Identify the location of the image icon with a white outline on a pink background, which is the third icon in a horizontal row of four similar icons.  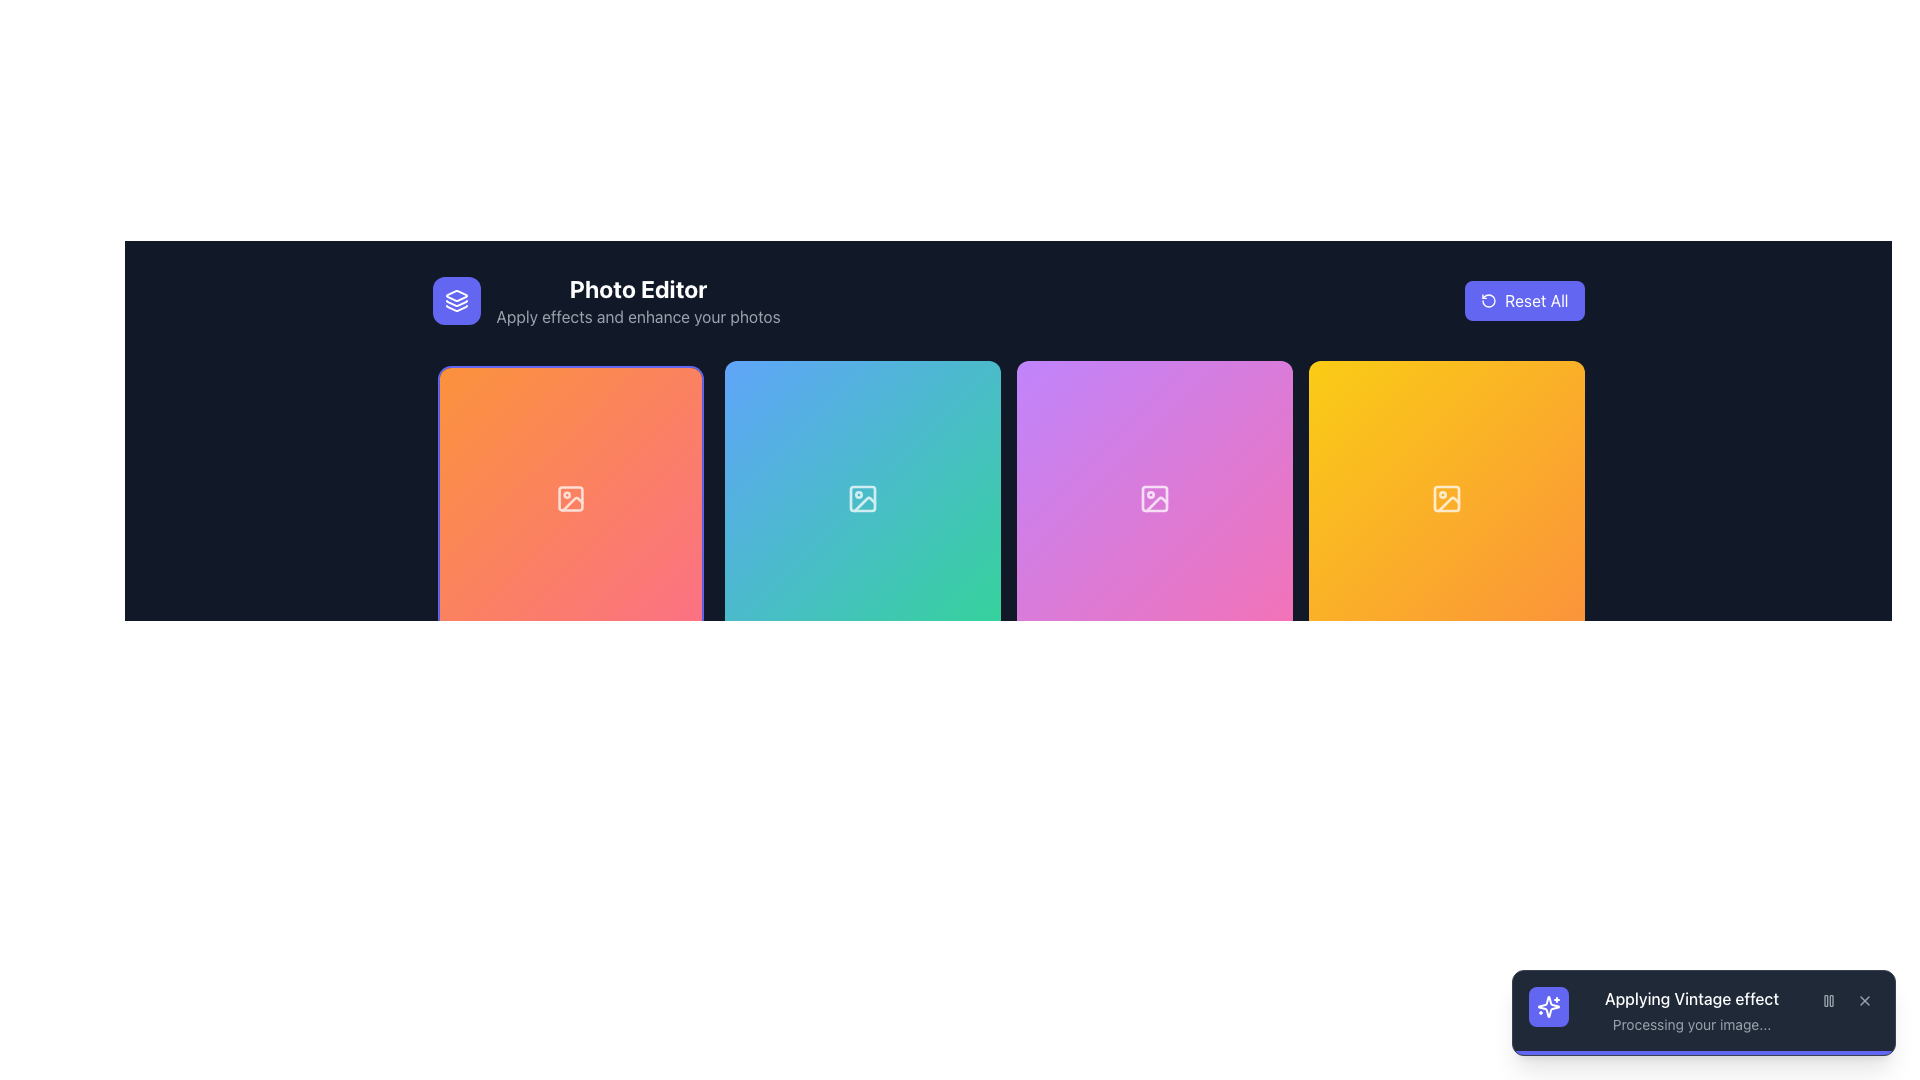
(1154, 497).